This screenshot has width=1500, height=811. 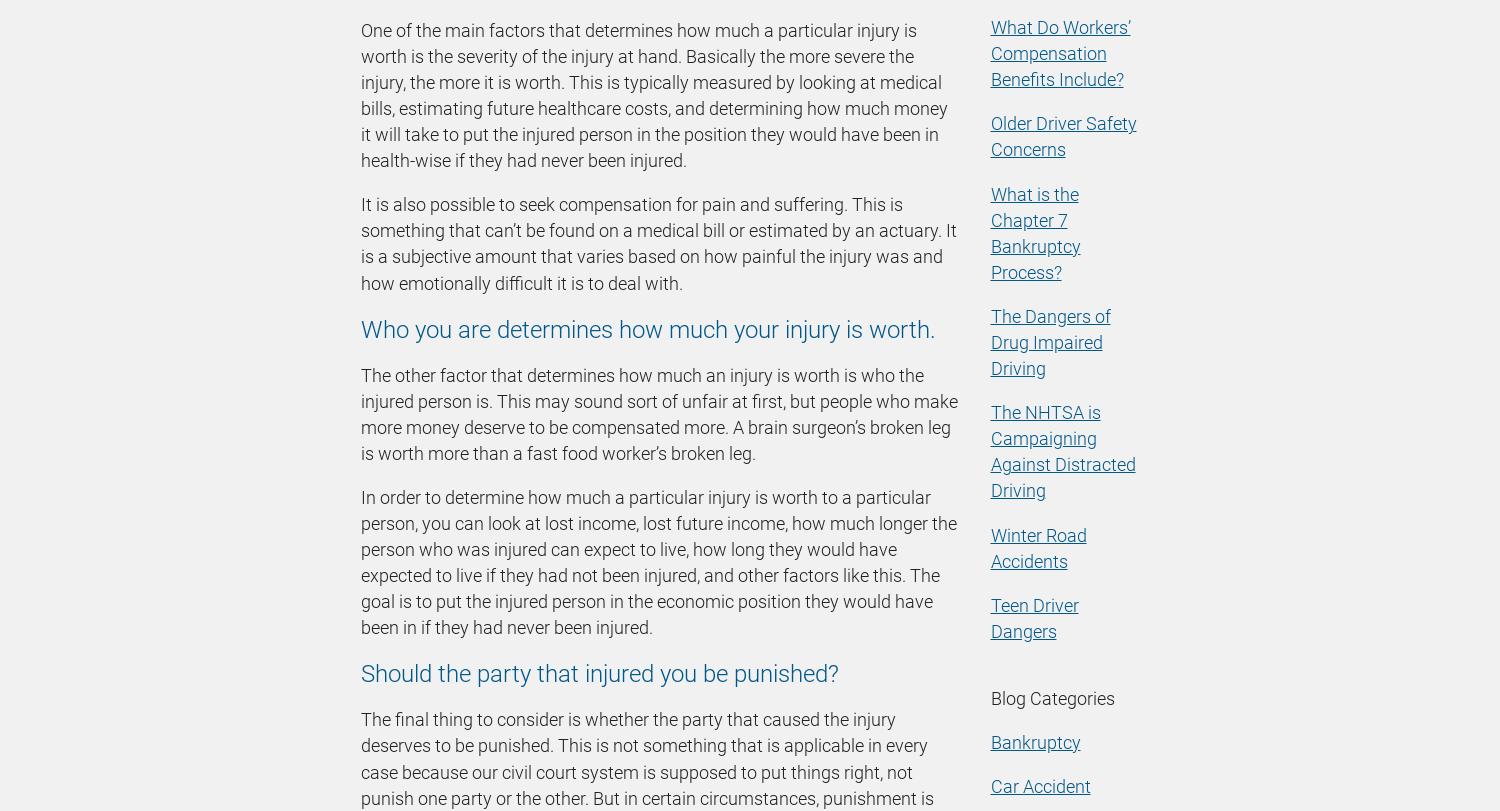 What do you see at coordinates (989, 696) in the screenshot?
I see `'Blog Categories'` at bounding box center [989, 696].